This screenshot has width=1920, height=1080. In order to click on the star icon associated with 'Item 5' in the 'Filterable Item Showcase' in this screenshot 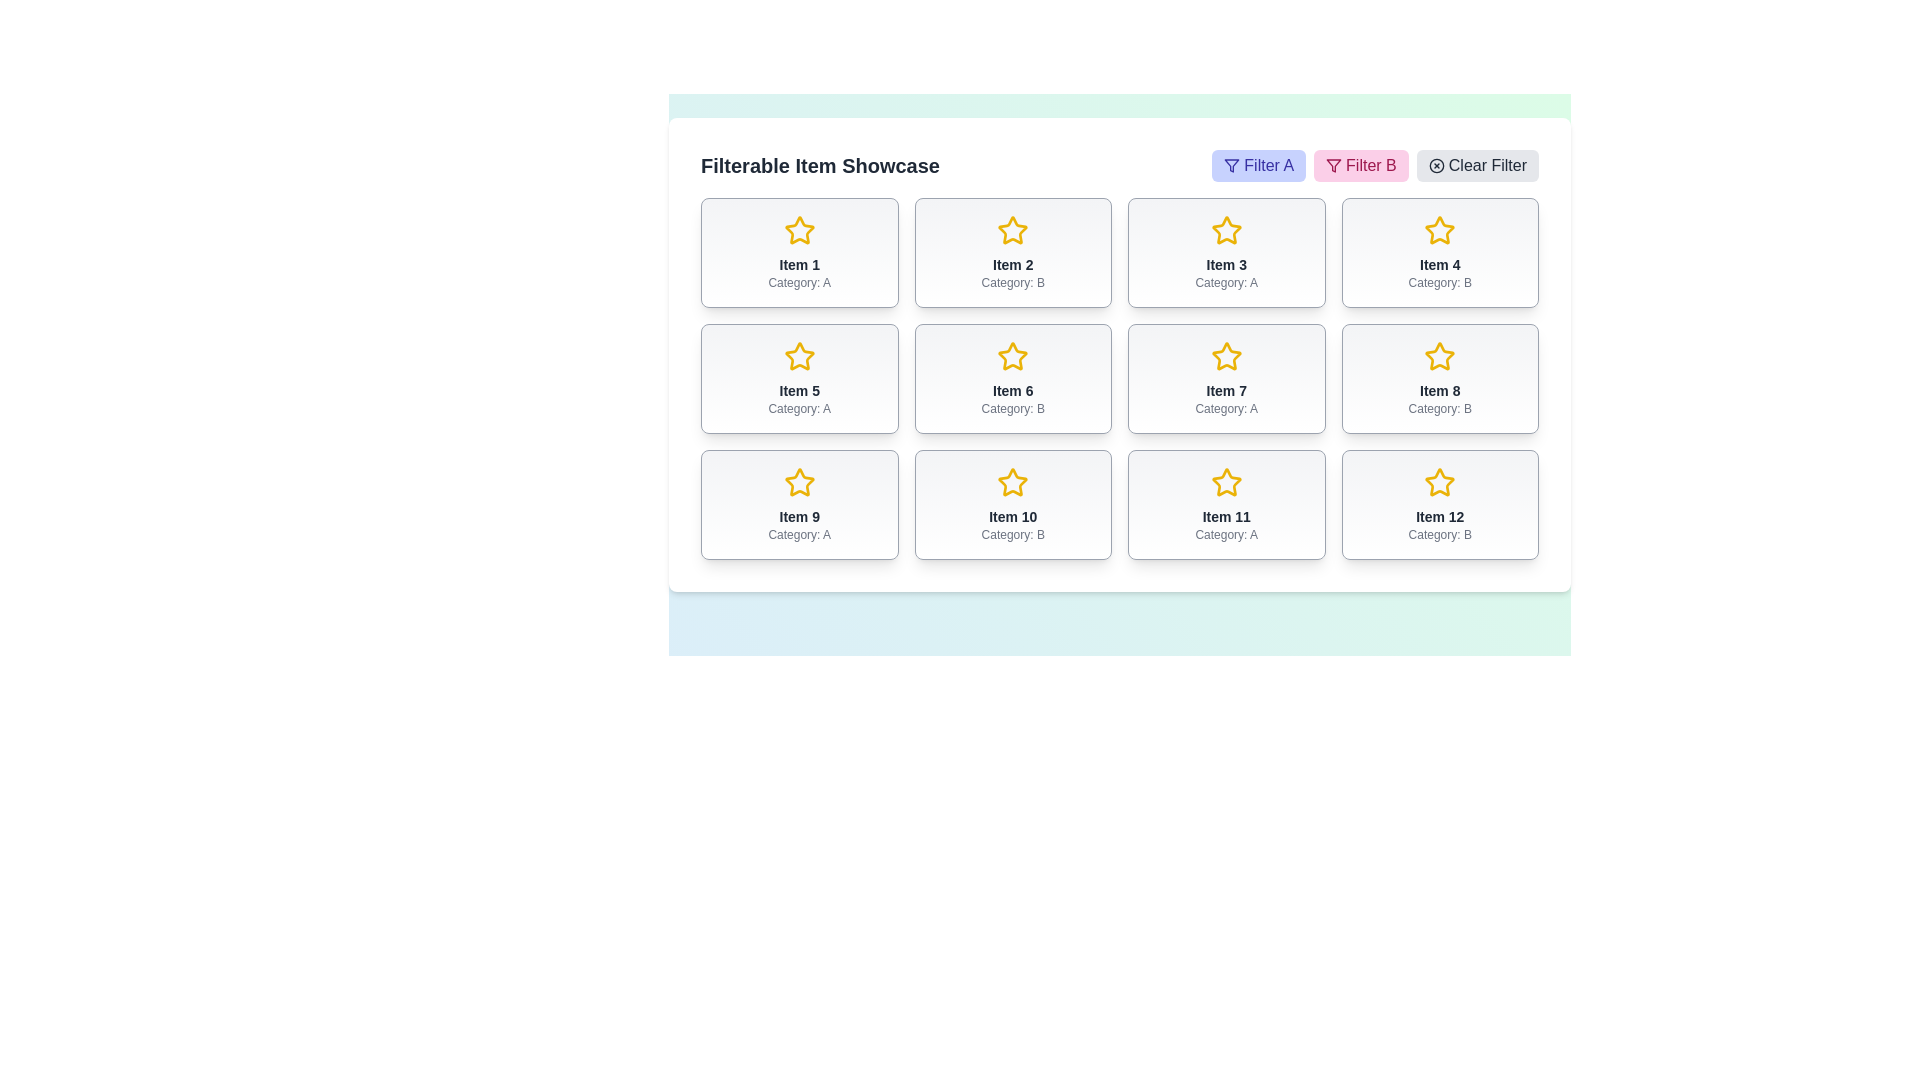, I will do `click(798, 355)`.